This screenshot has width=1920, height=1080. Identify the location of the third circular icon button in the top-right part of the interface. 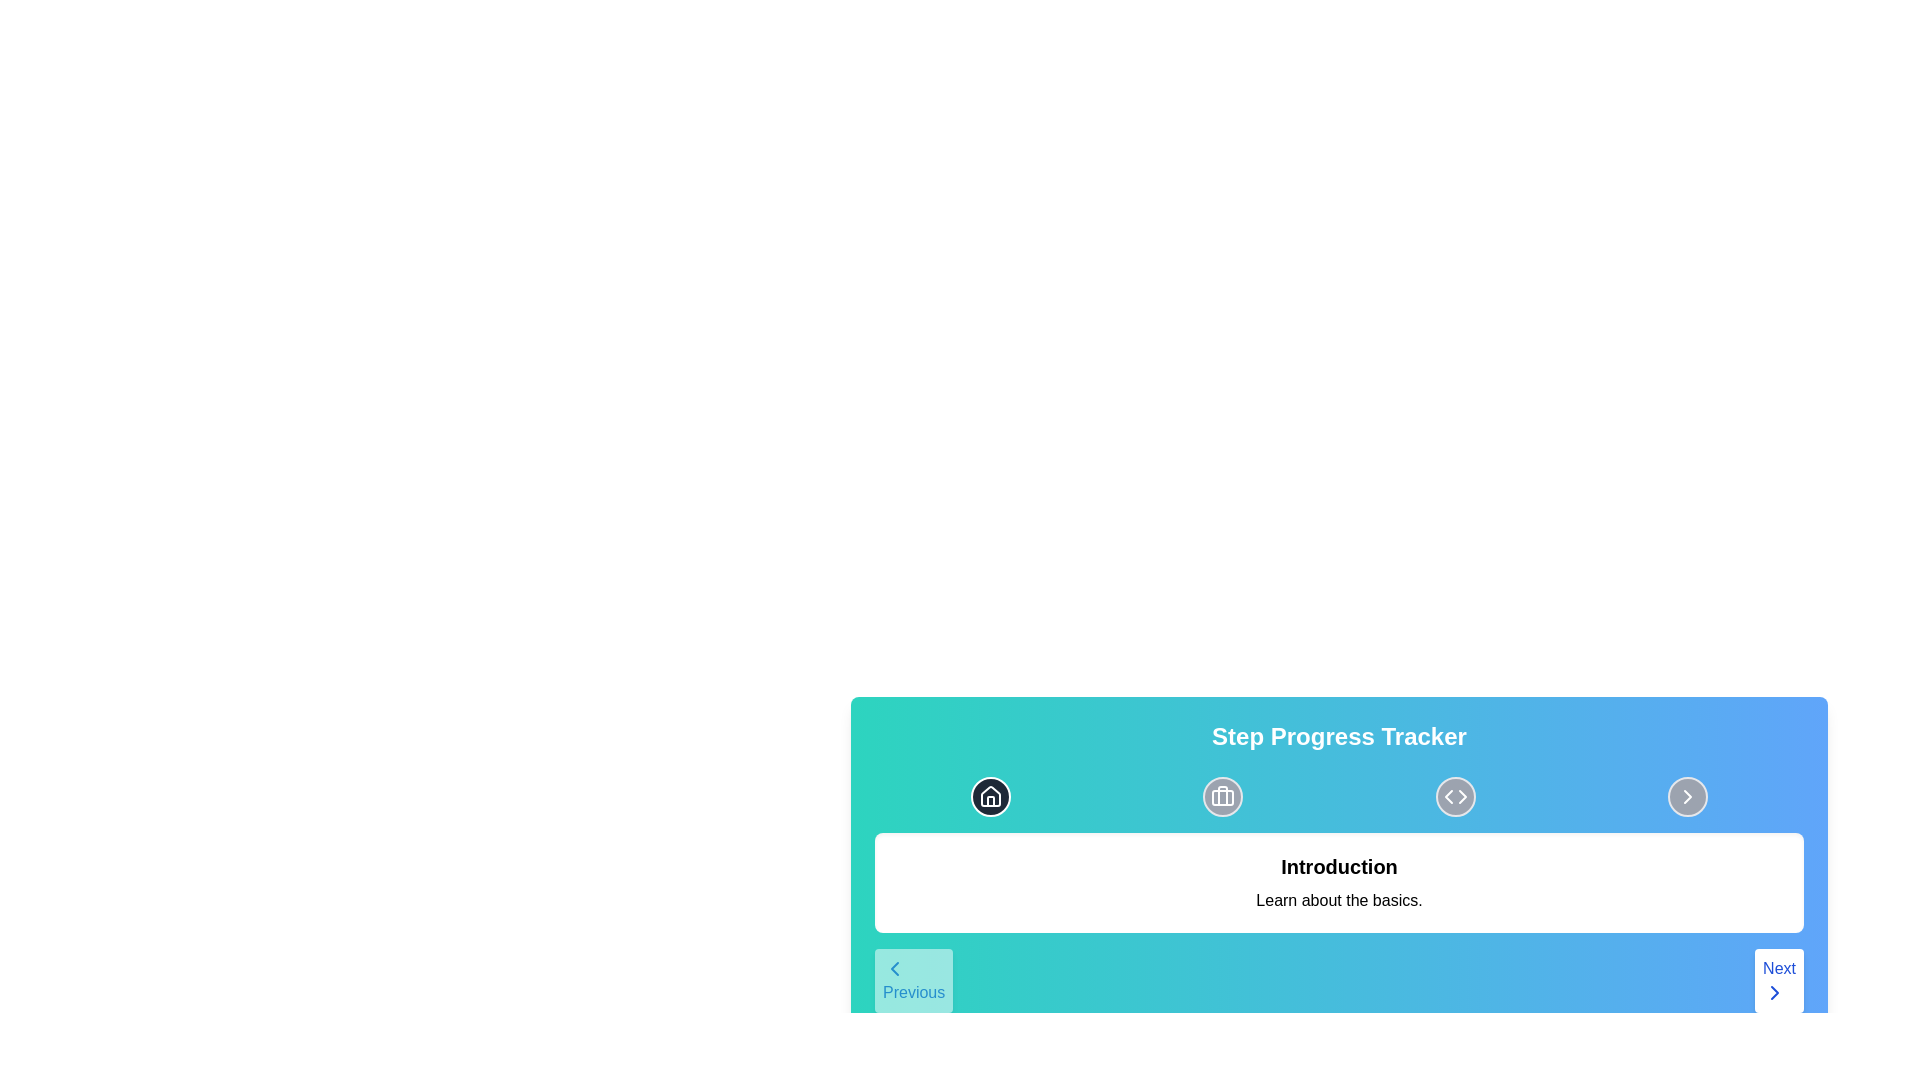
(1455, 796).